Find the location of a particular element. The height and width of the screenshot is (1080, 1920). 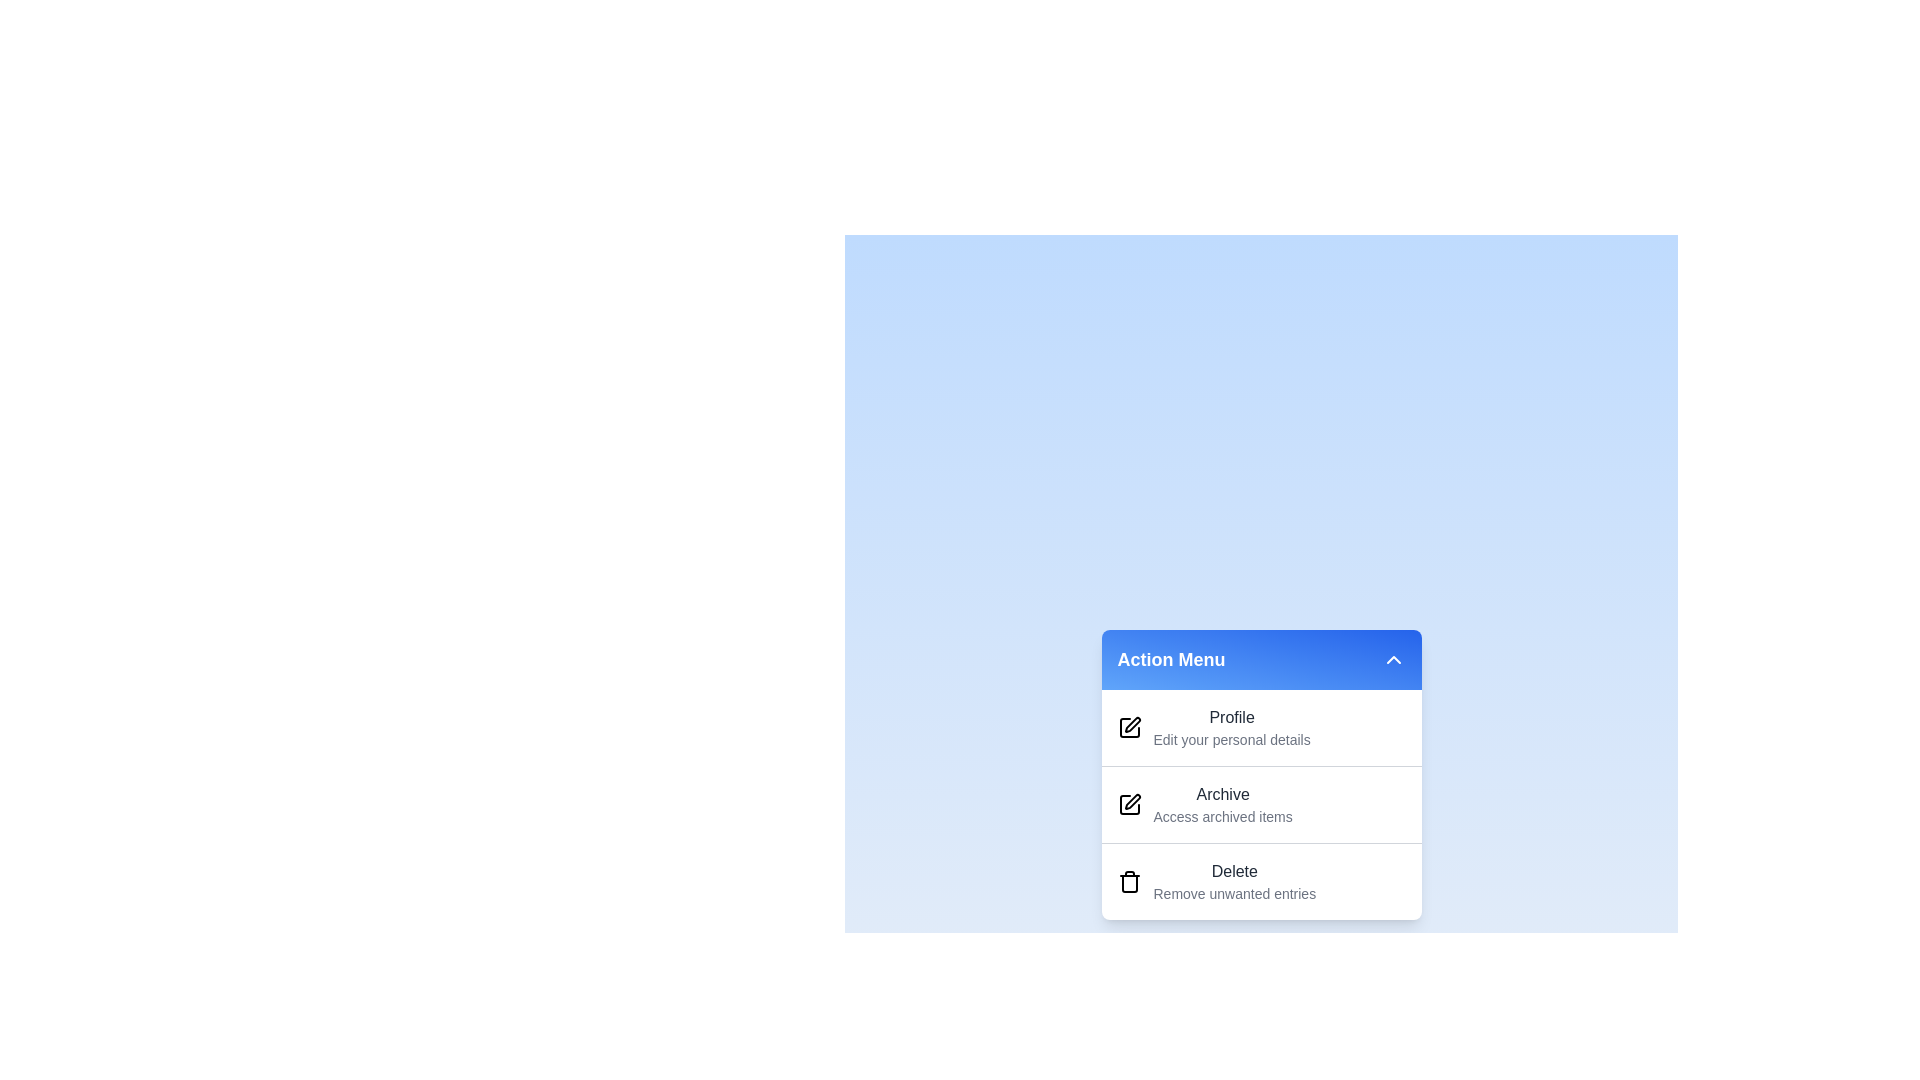

the icon of the menu item labeled 'Archive' is located at coordinates (1129, 804).